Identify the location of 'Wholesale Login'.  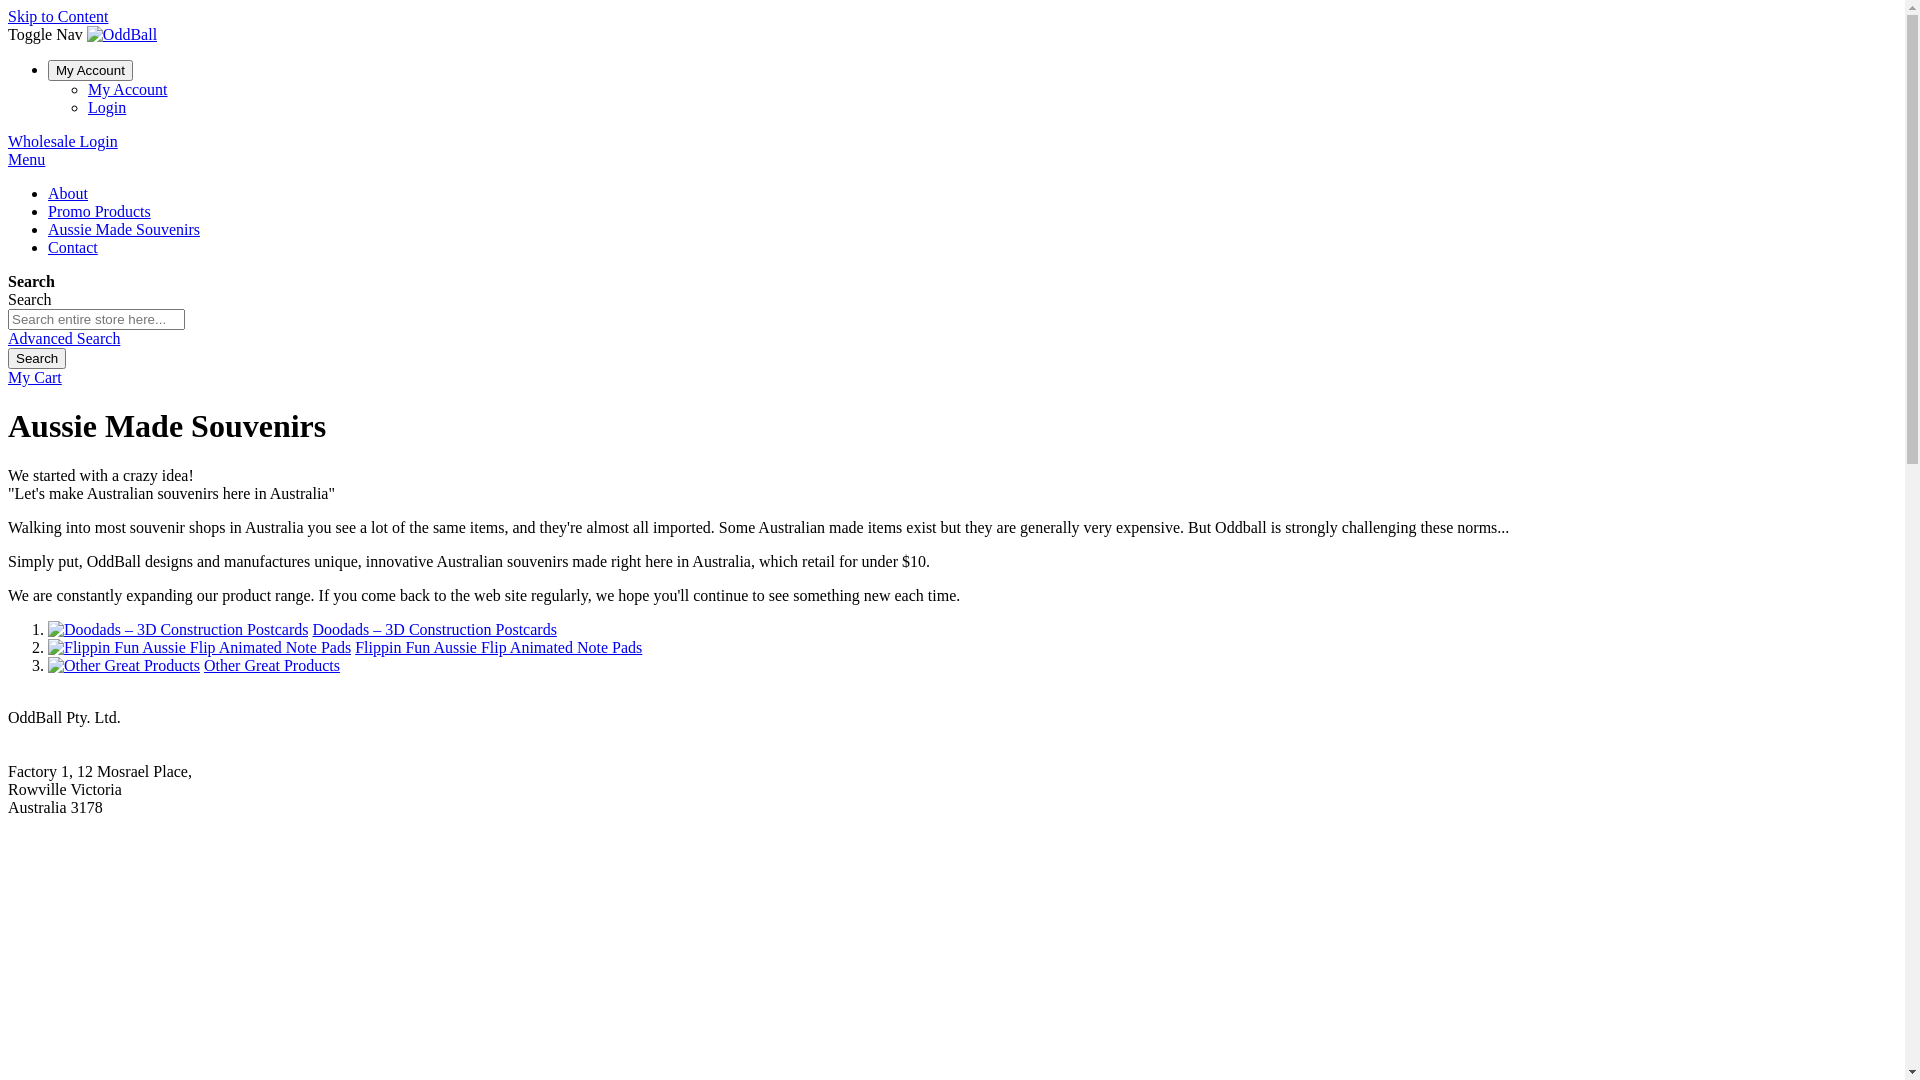
(62, 140).